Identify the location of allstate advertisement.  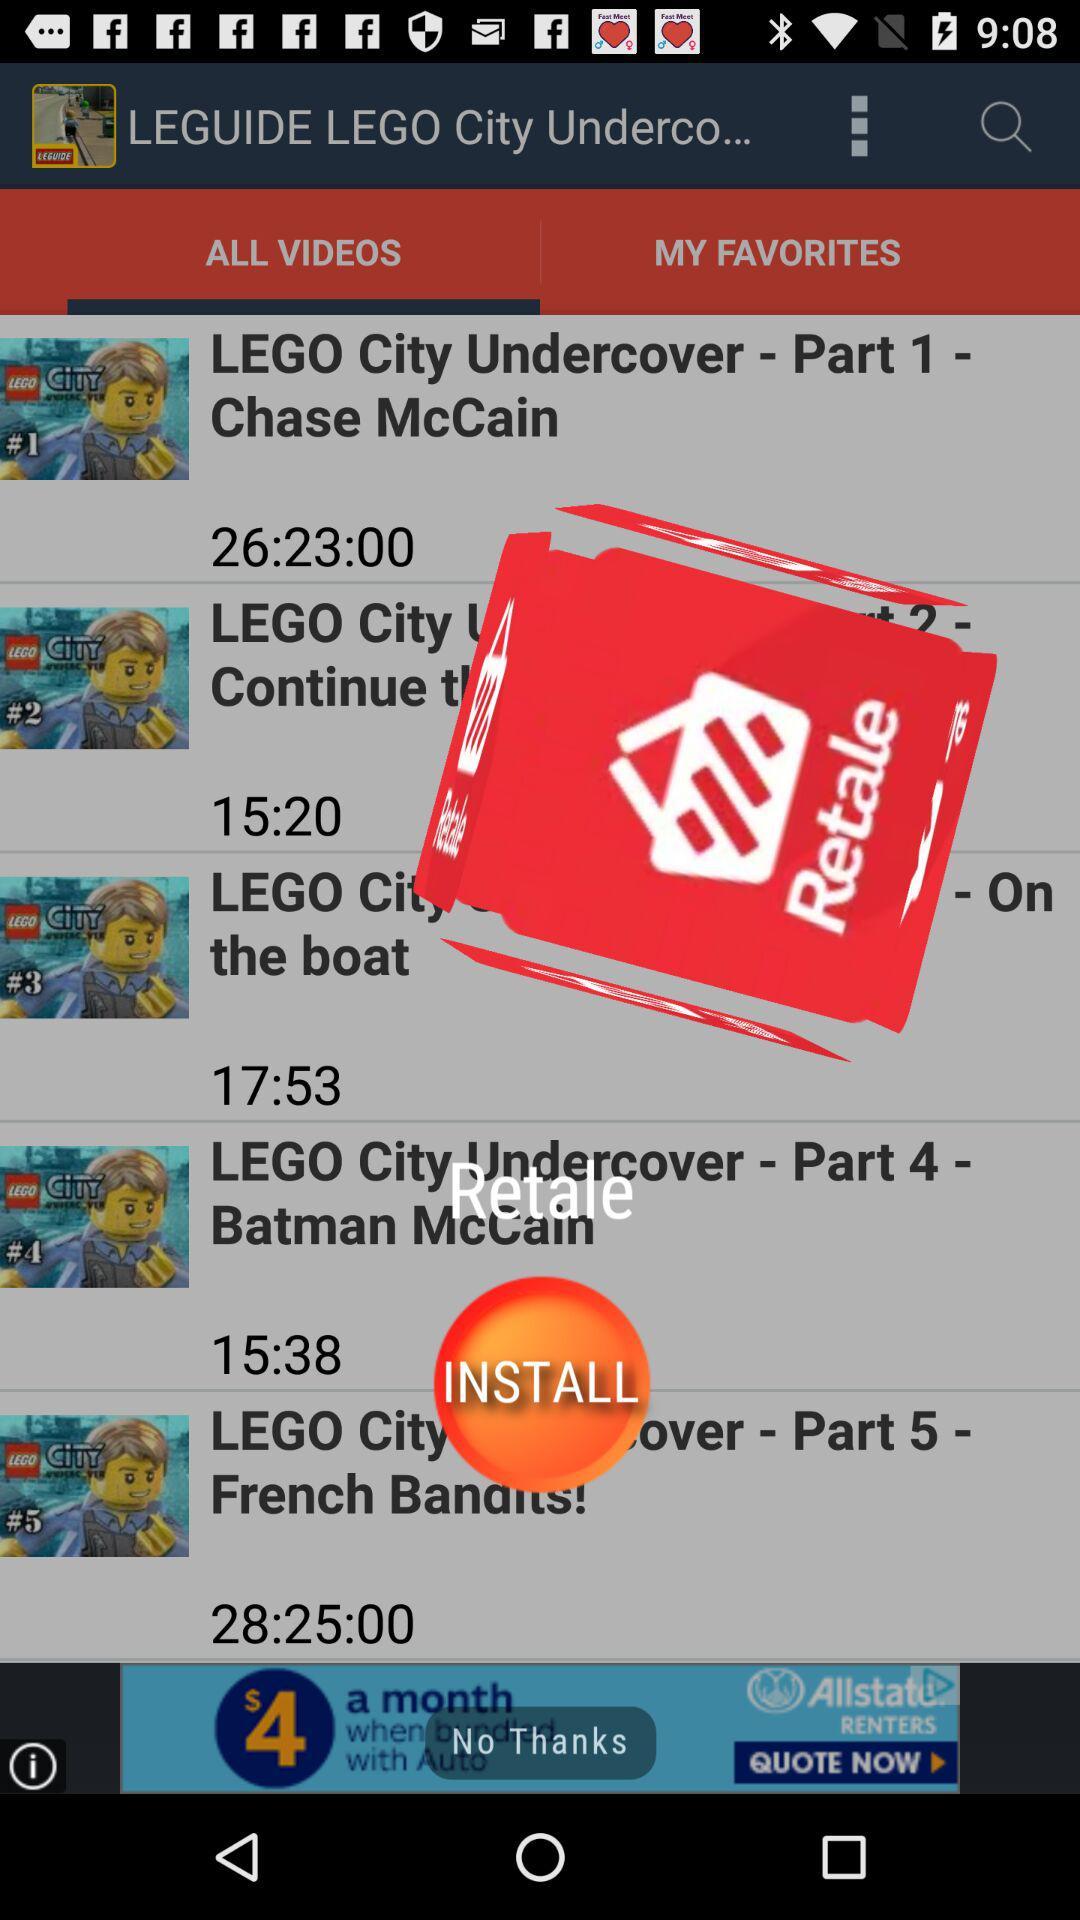
(540, 1727).